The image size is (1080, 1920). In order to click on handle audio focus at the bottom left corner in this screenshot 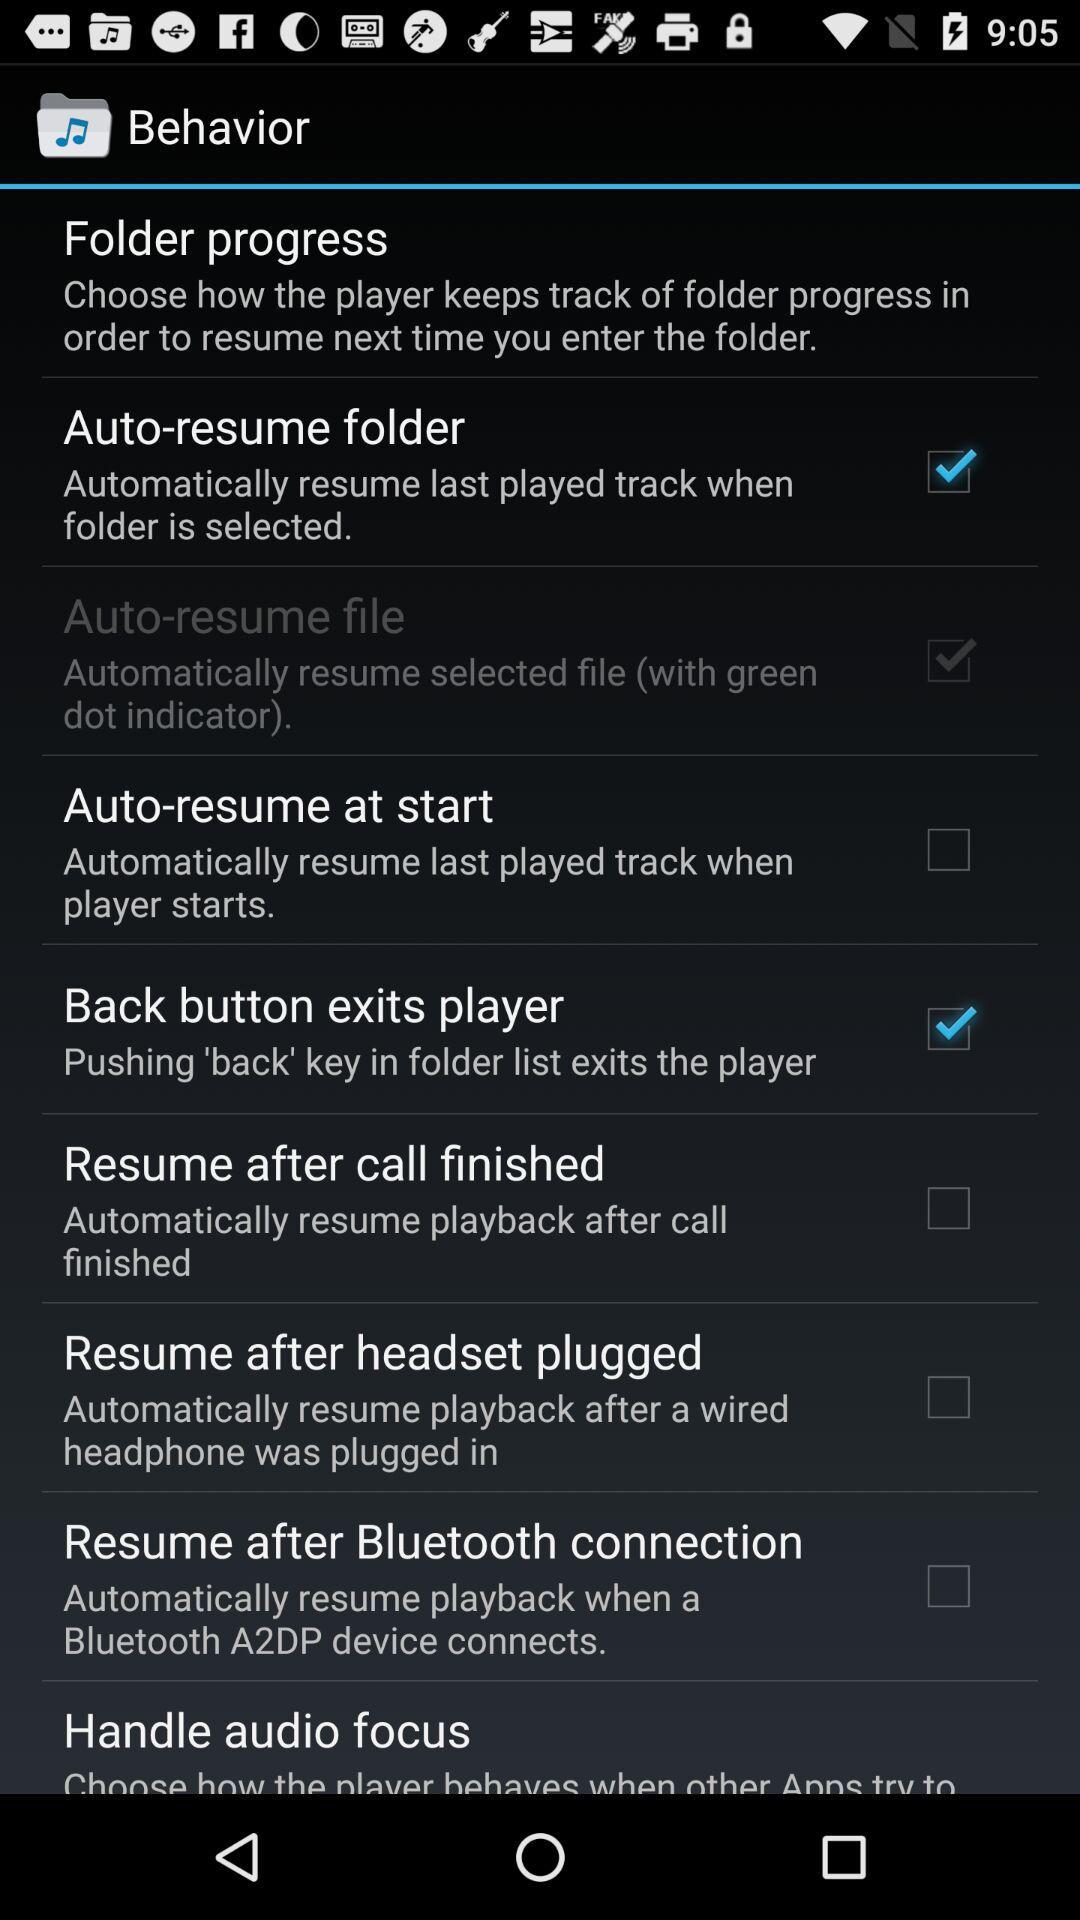, I will do `click(265, 1728)`.